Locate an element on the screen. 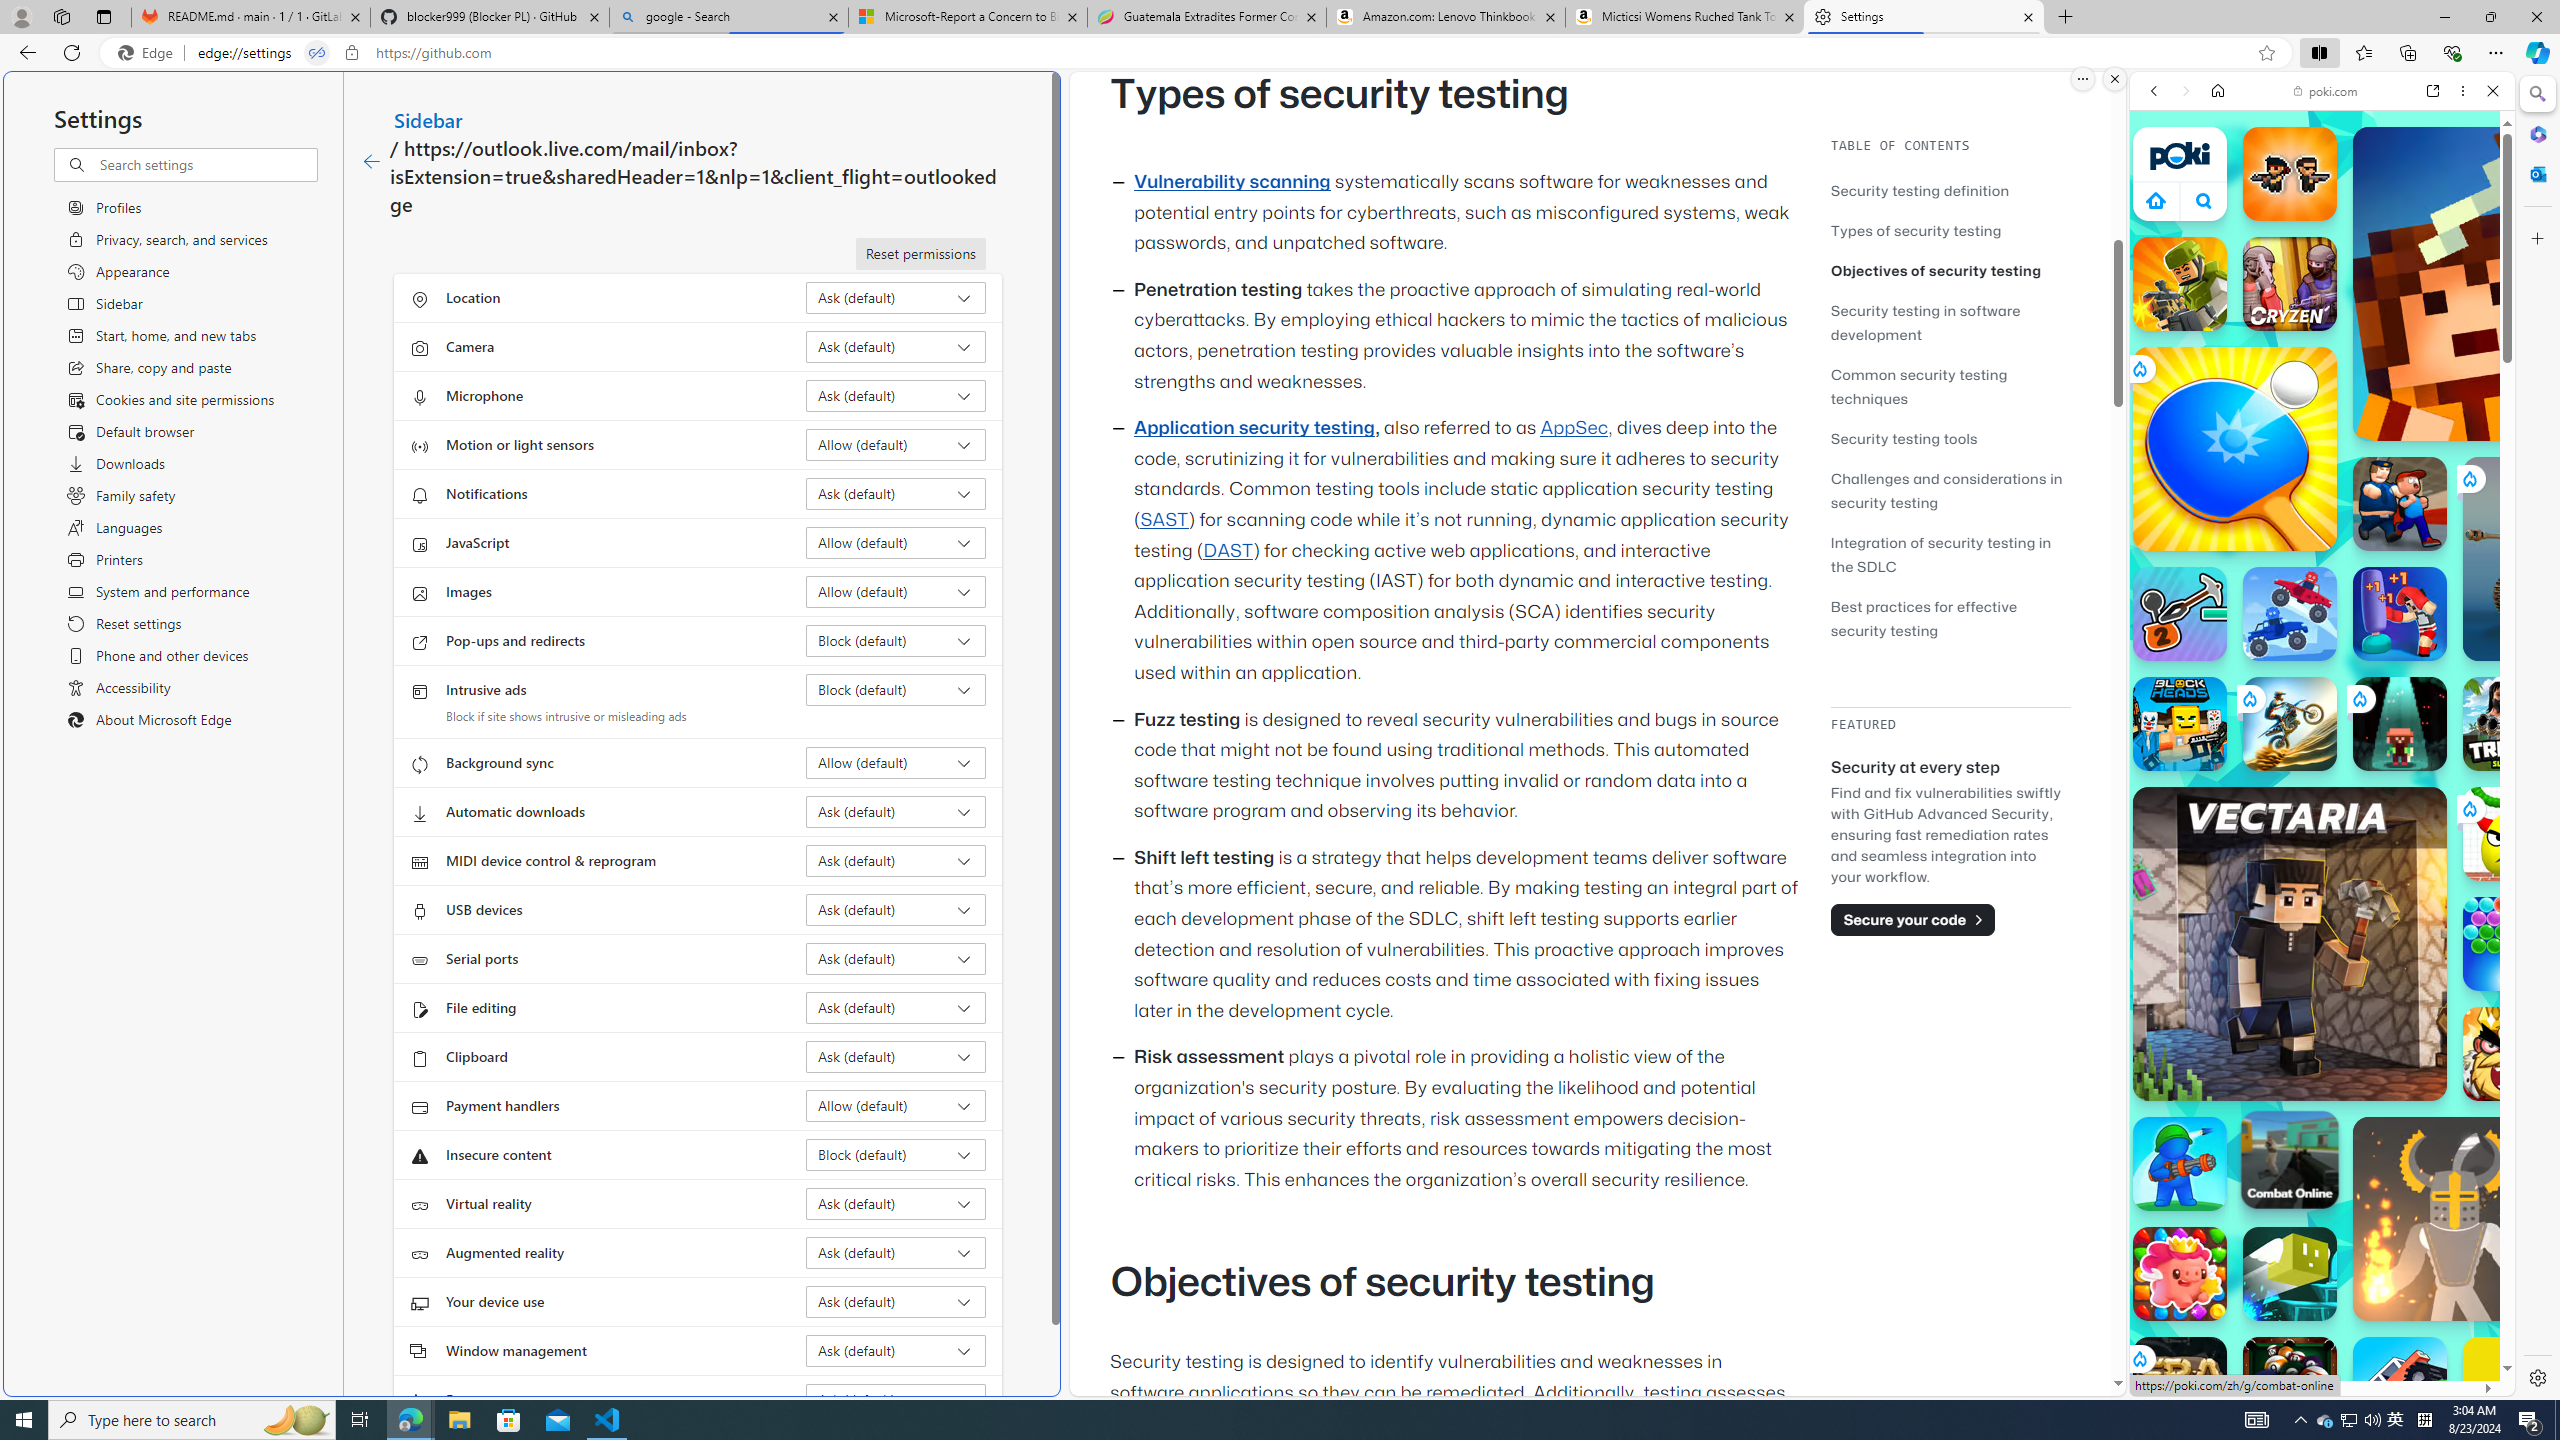 The width and height of the screenshot is (2560, 1440). 'Io Games' is located at coordinates (2320, 616).